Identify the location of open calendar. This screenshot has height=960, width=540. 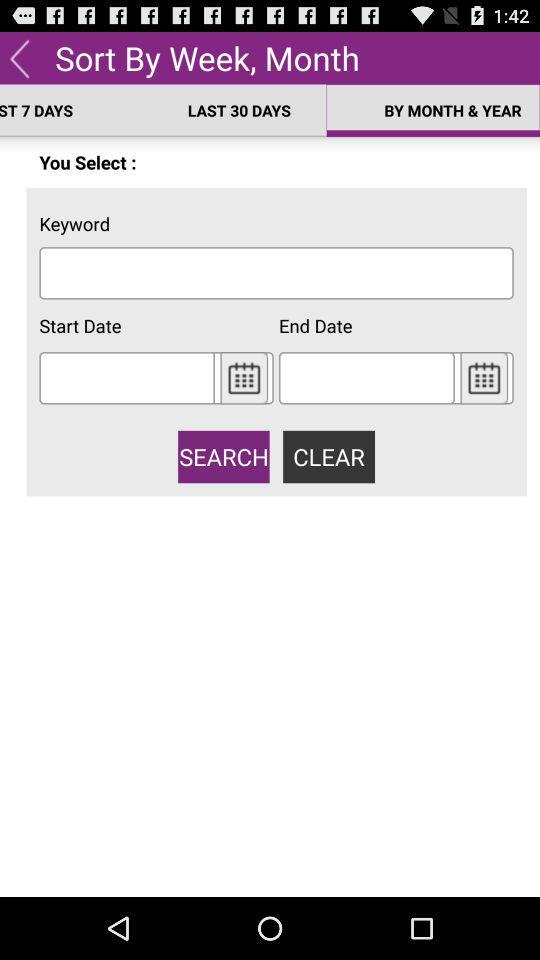
(483, 376).